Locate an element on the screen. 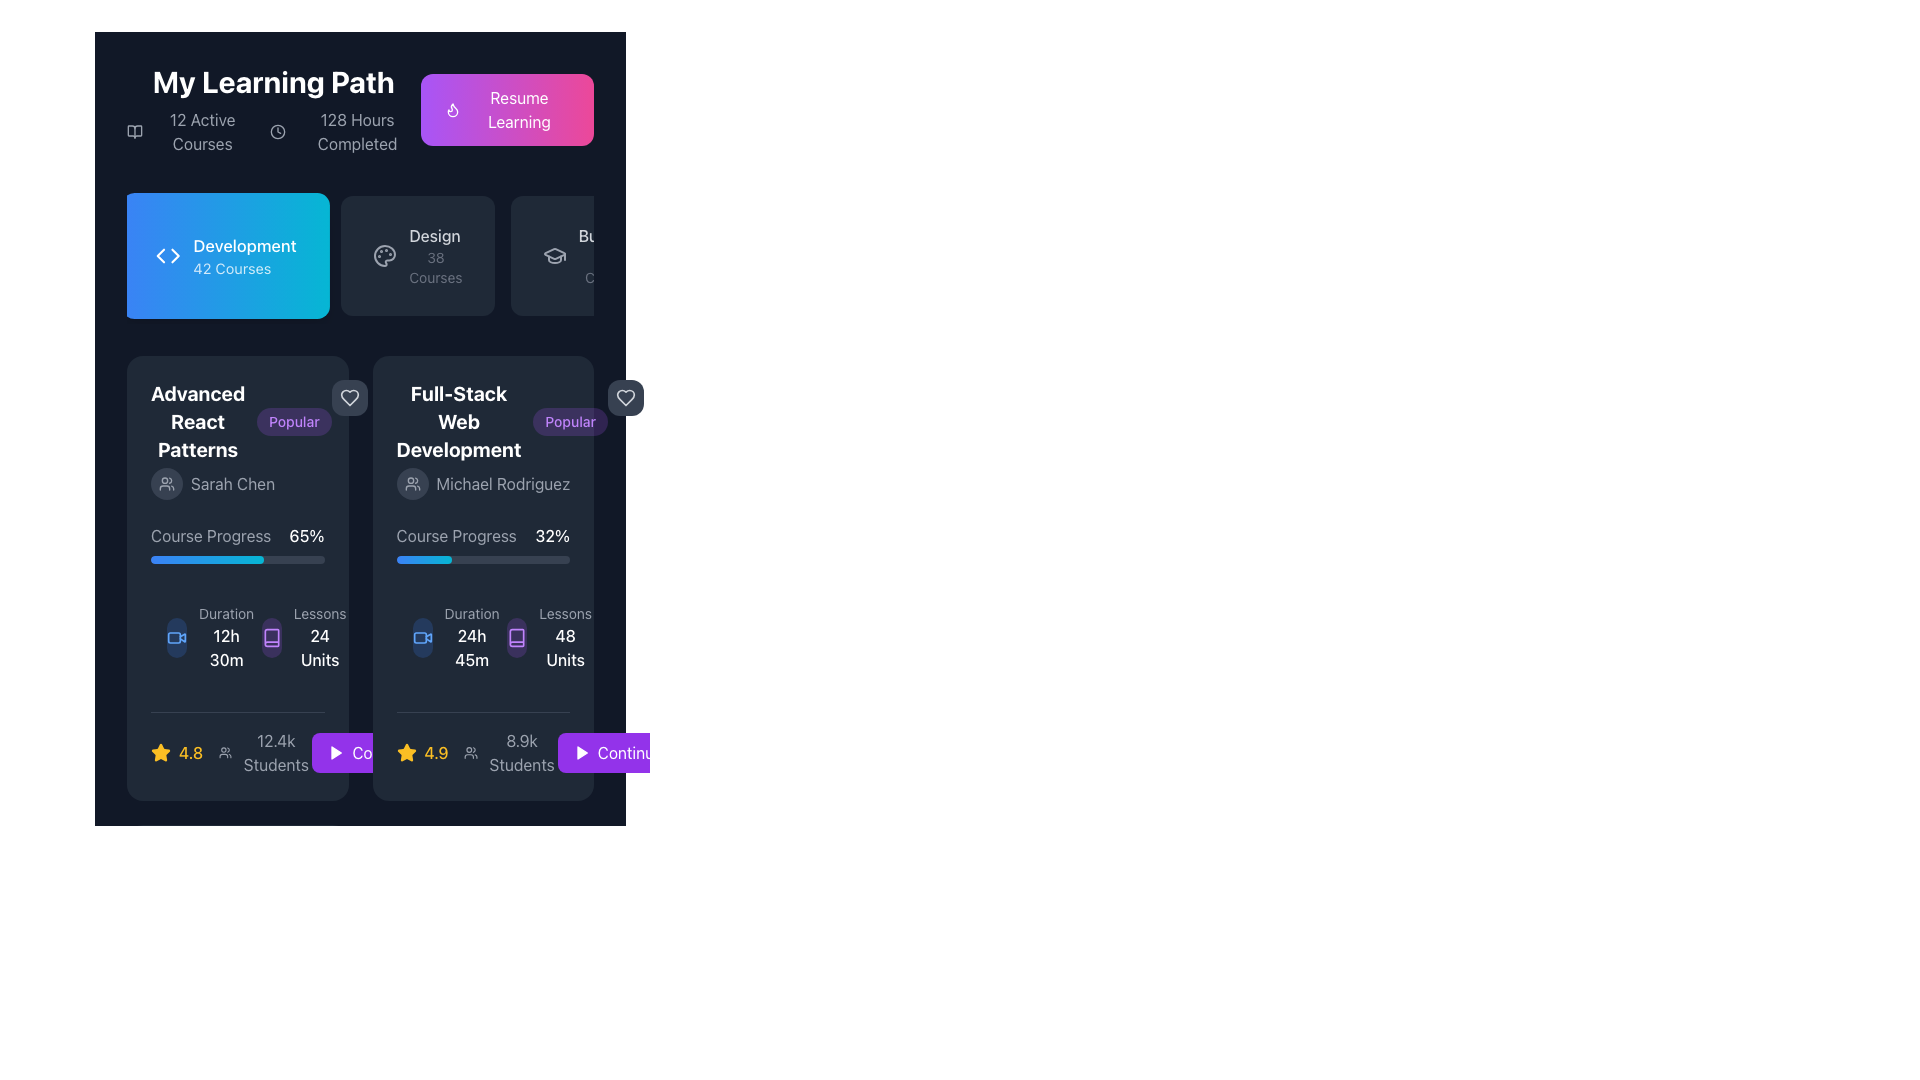 The width and height of the screenshot is (1920, 1080). the text label that identifies the course titled 'Full-Stack Web Development', located above 'Michael Rodriguez' and to the left of the 'Popular' badge within the course module card is located at coordinates (457, 420).